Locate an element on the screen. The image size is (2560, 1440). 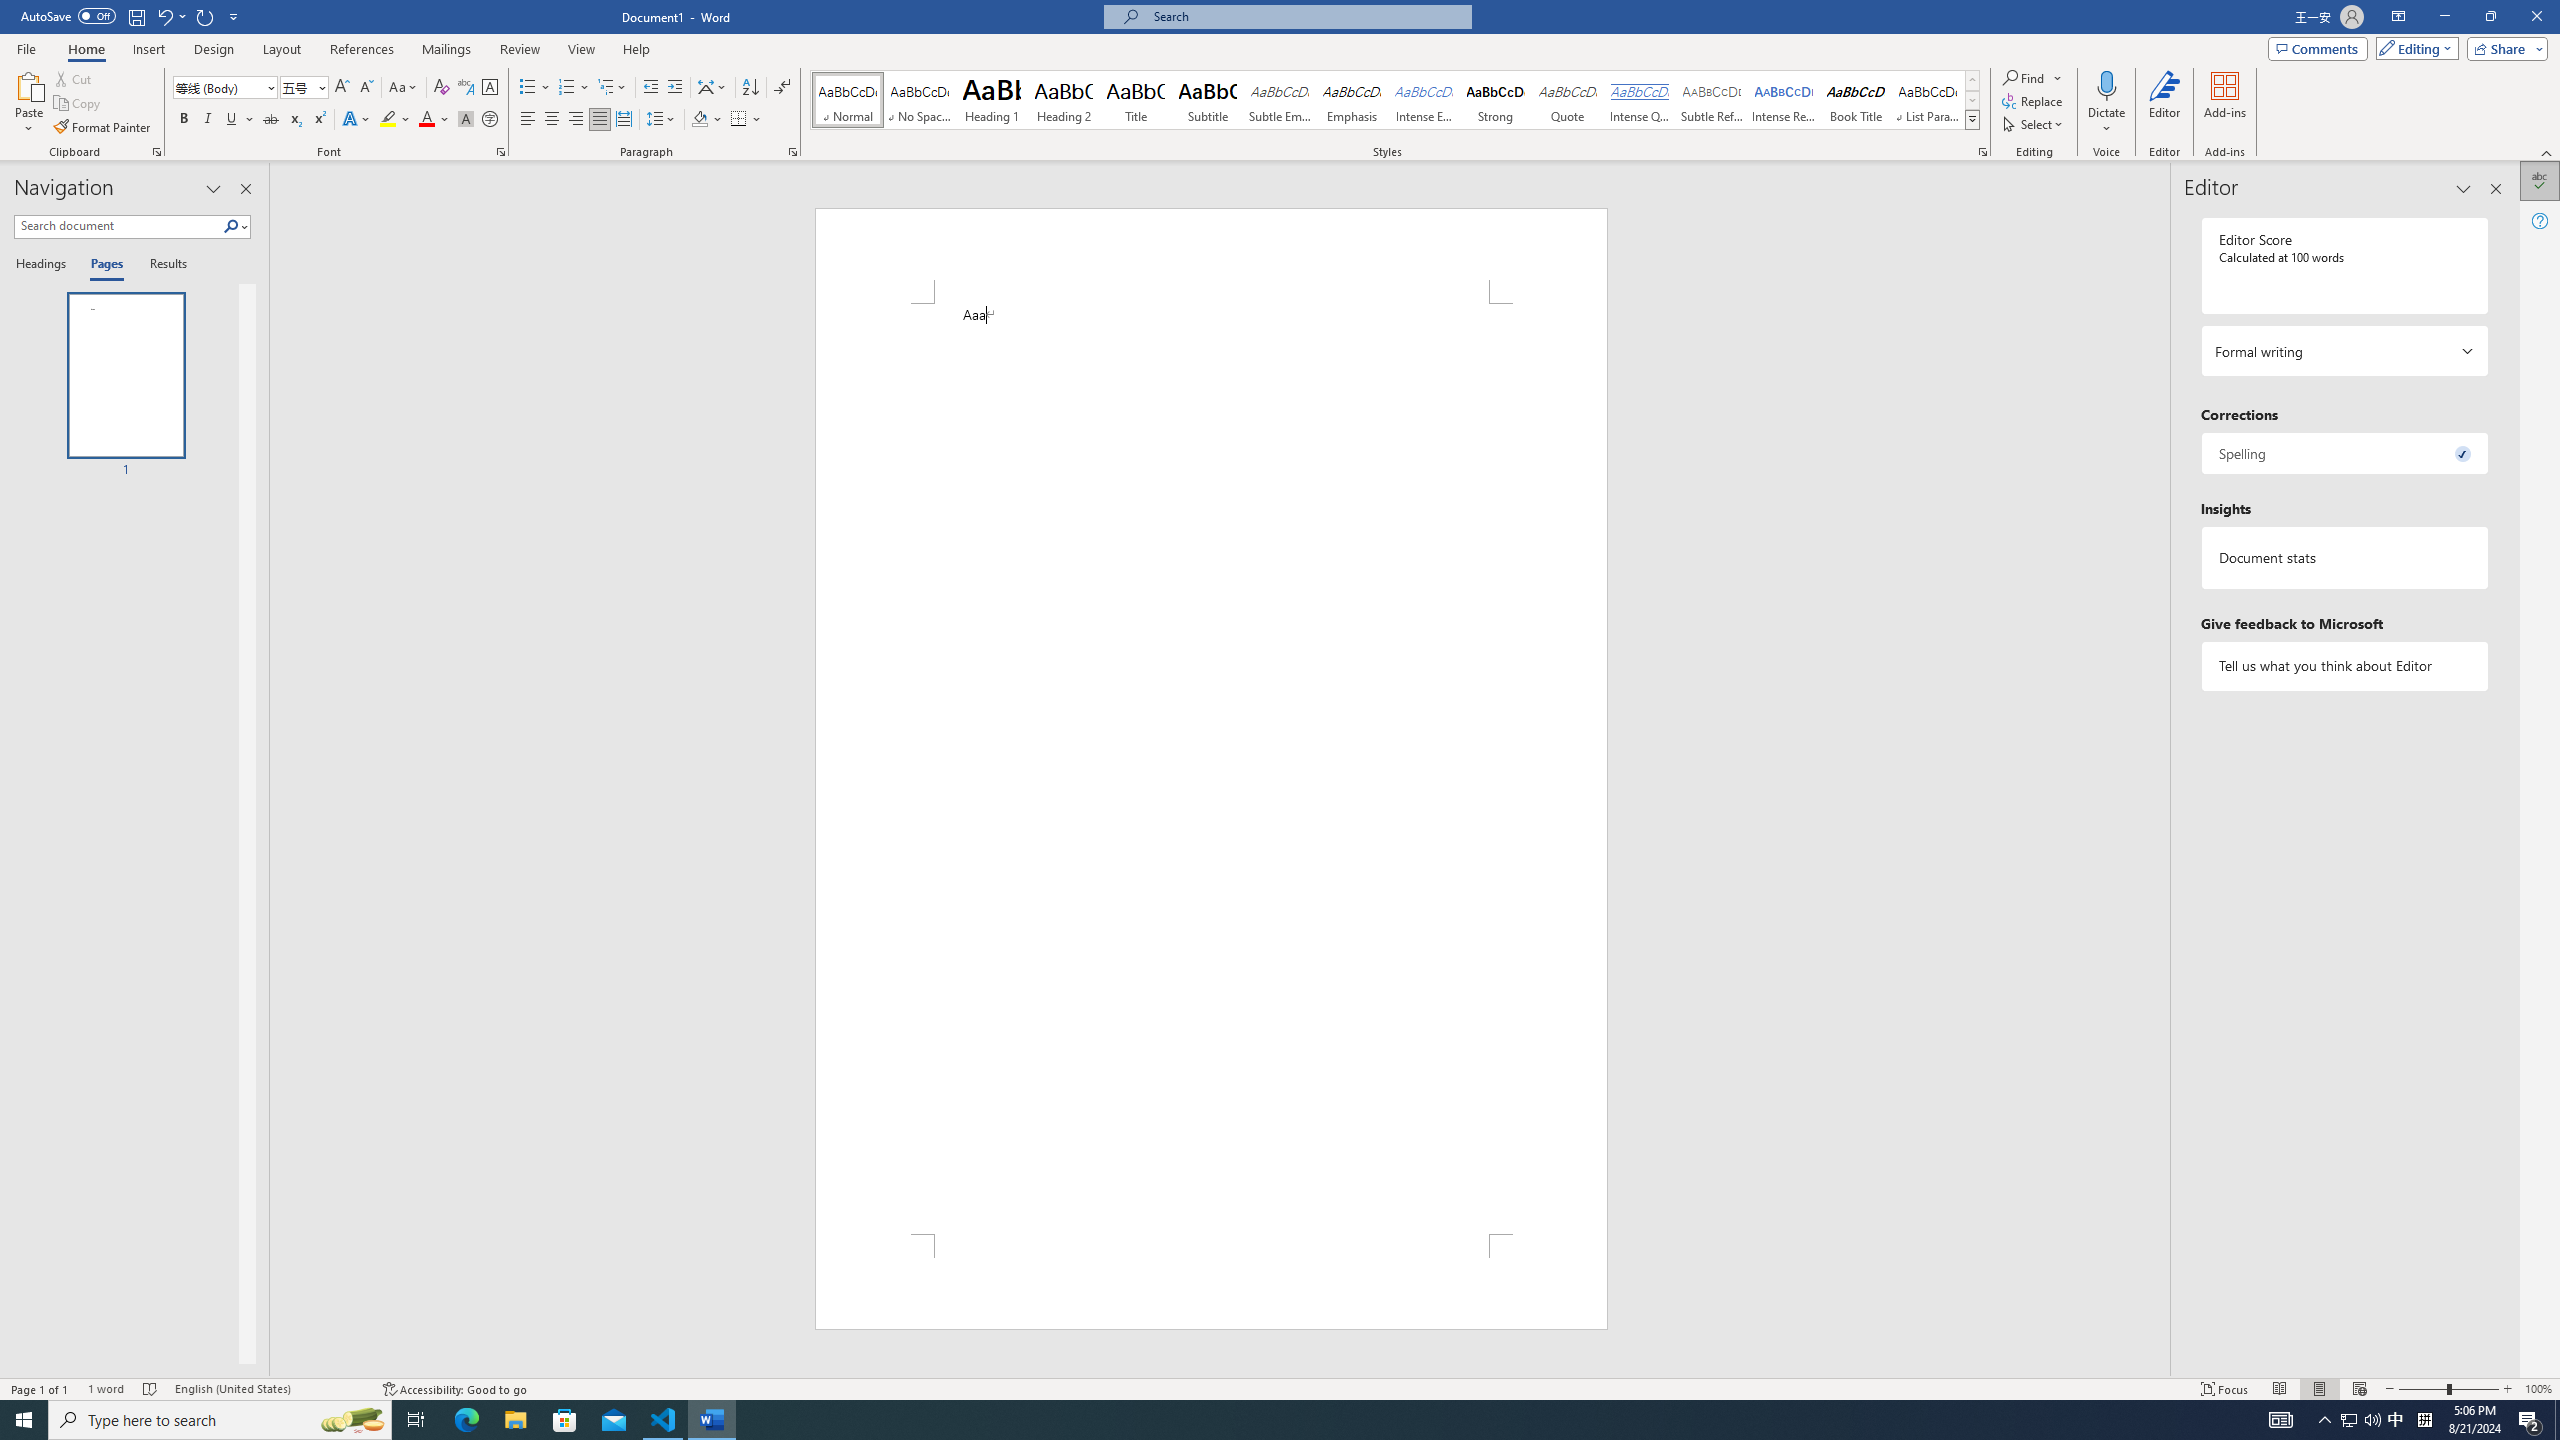
'Select' is located at coordinates (2034, 122).